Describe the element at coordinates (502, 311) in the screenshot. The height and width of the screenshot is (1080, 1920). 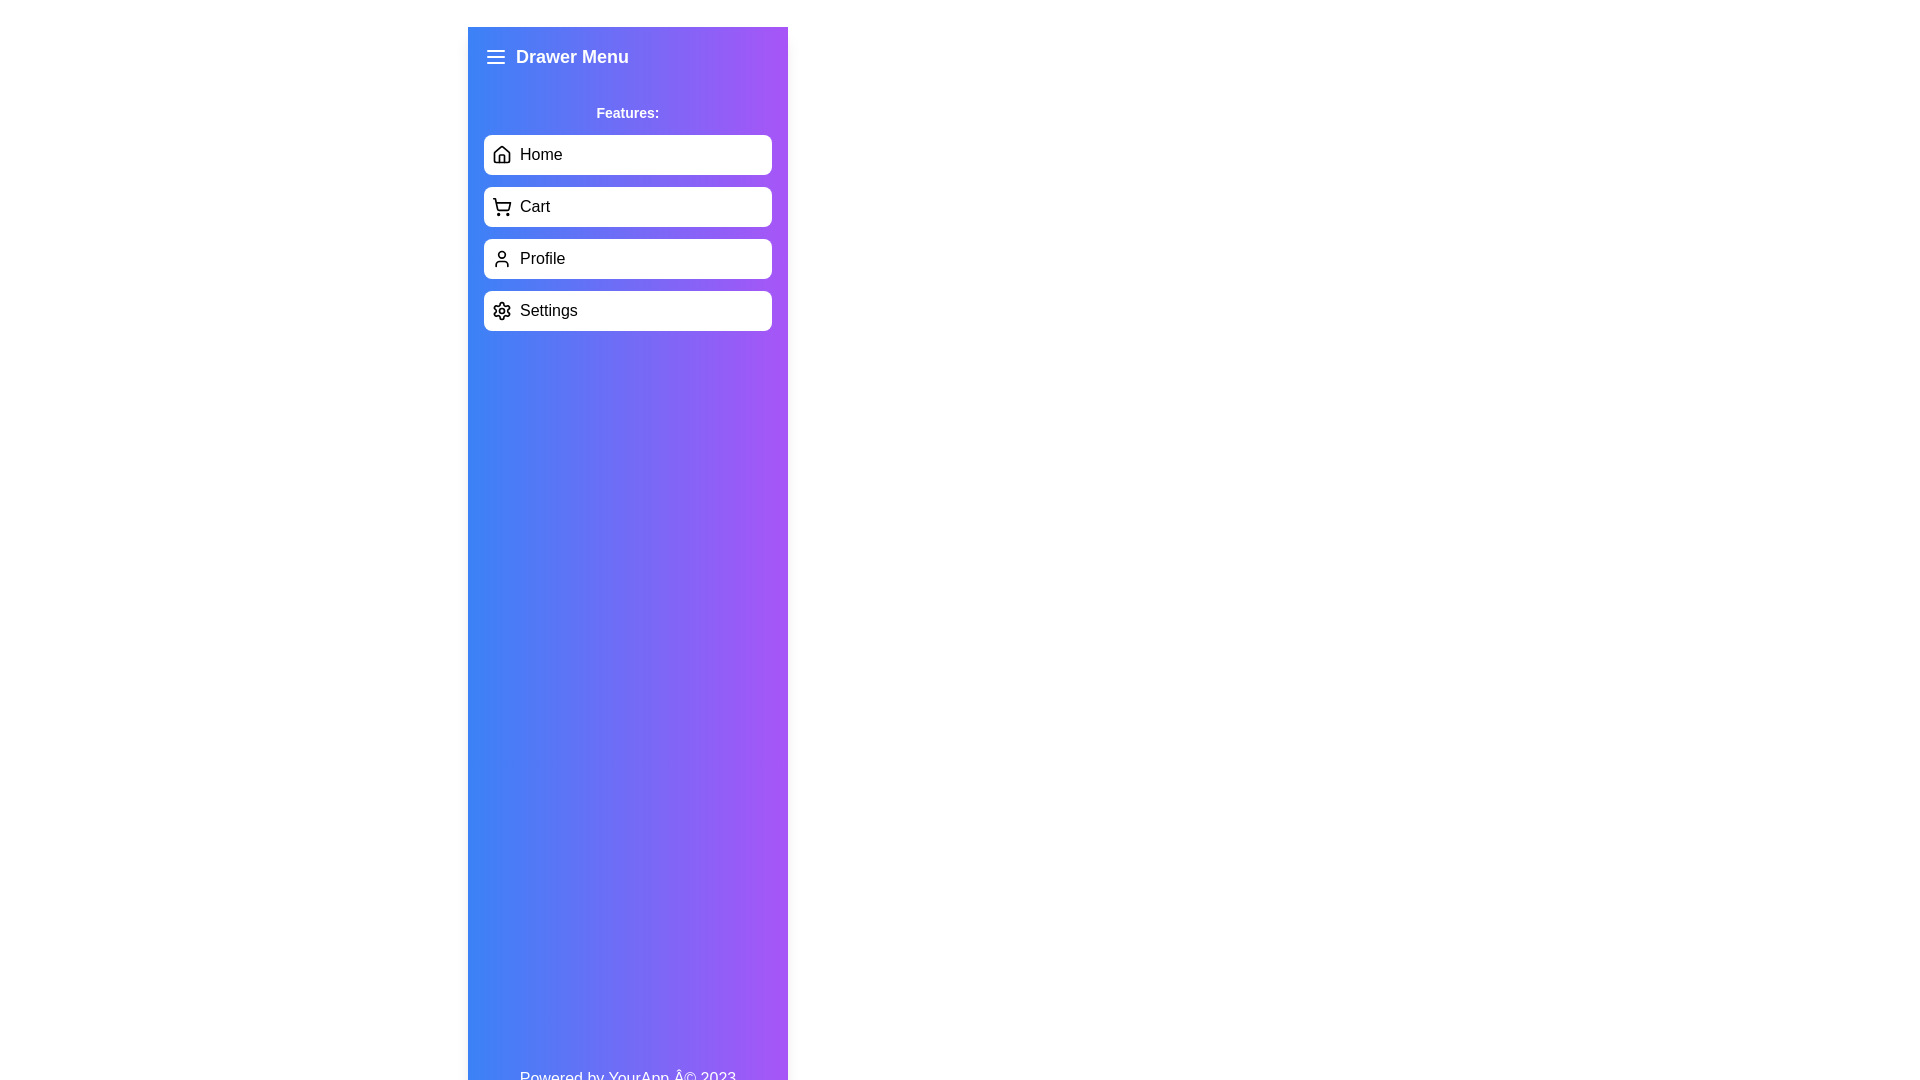
I see `the gear-like Settings icon within the drawer menu` at that location.